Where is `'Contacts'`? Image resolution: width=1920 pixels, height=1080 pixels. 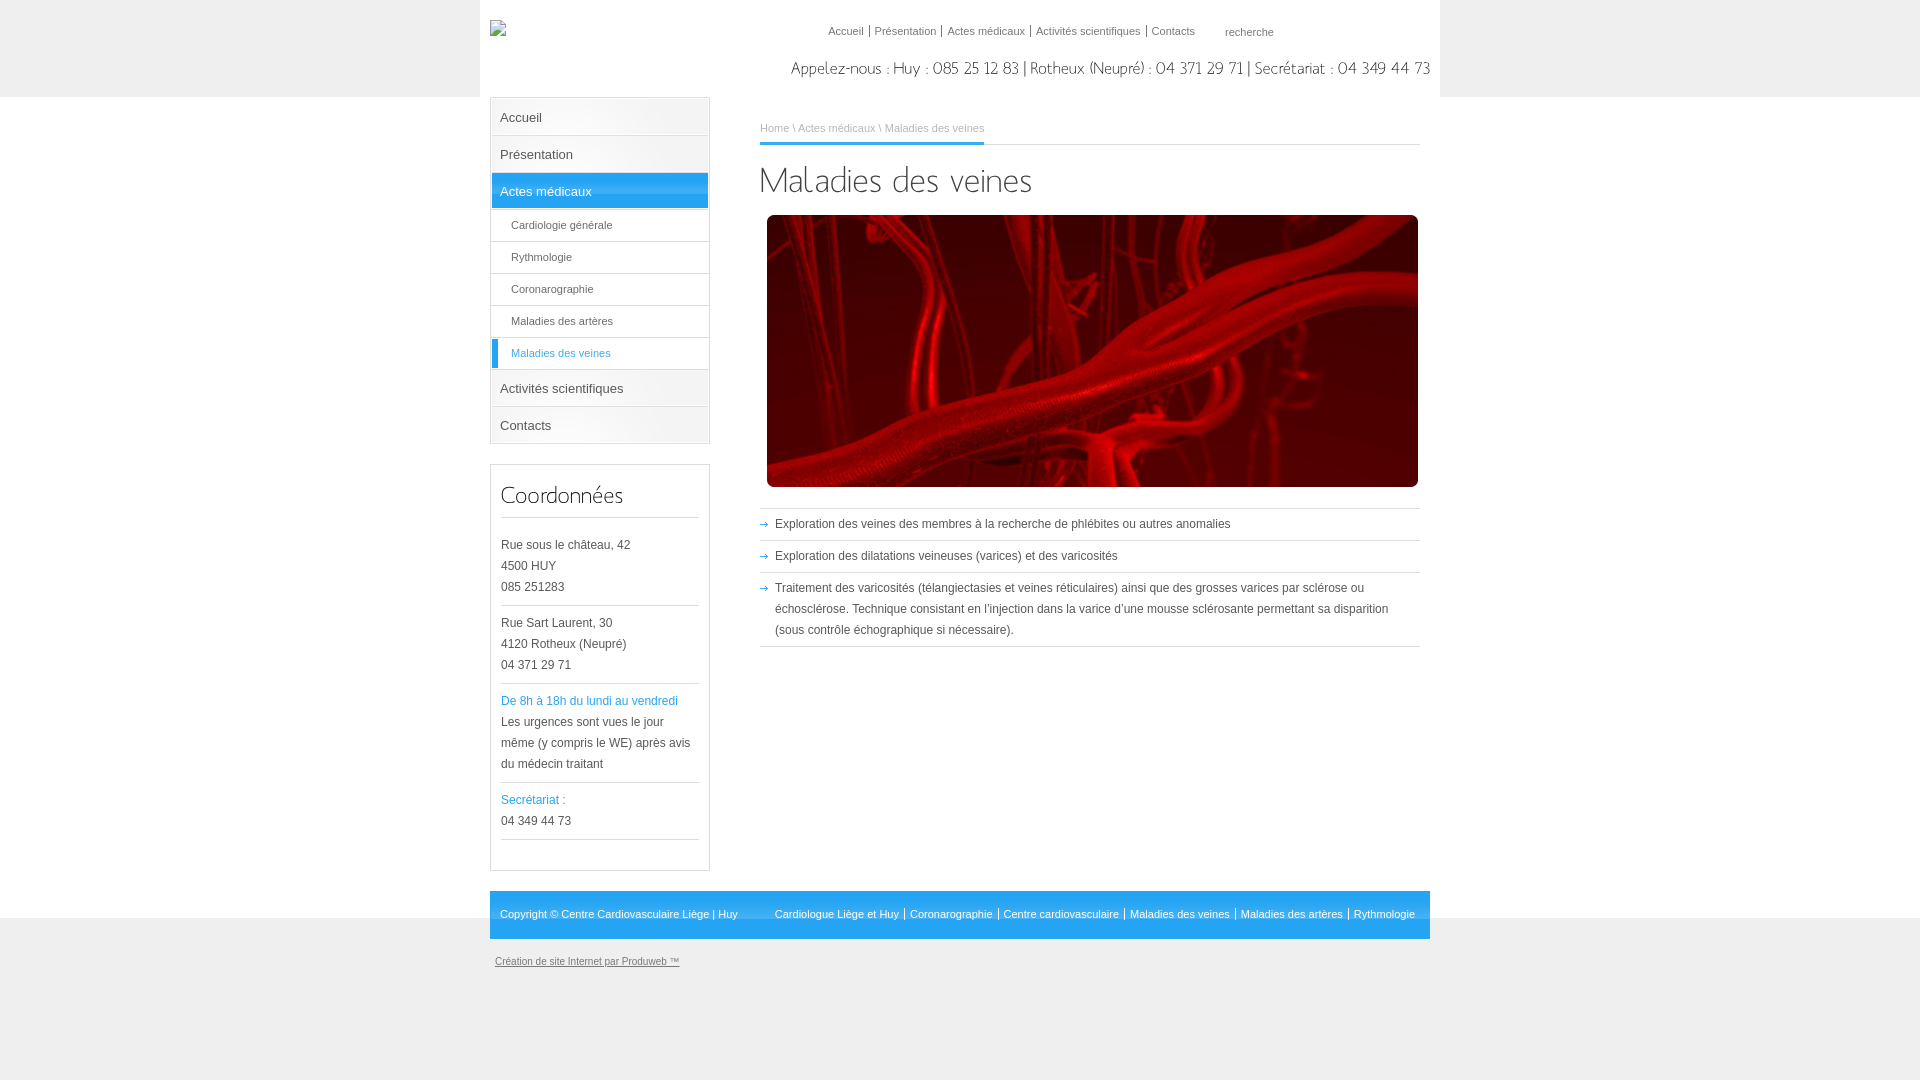 'Contacts' is located at coordinates (1173, 30).